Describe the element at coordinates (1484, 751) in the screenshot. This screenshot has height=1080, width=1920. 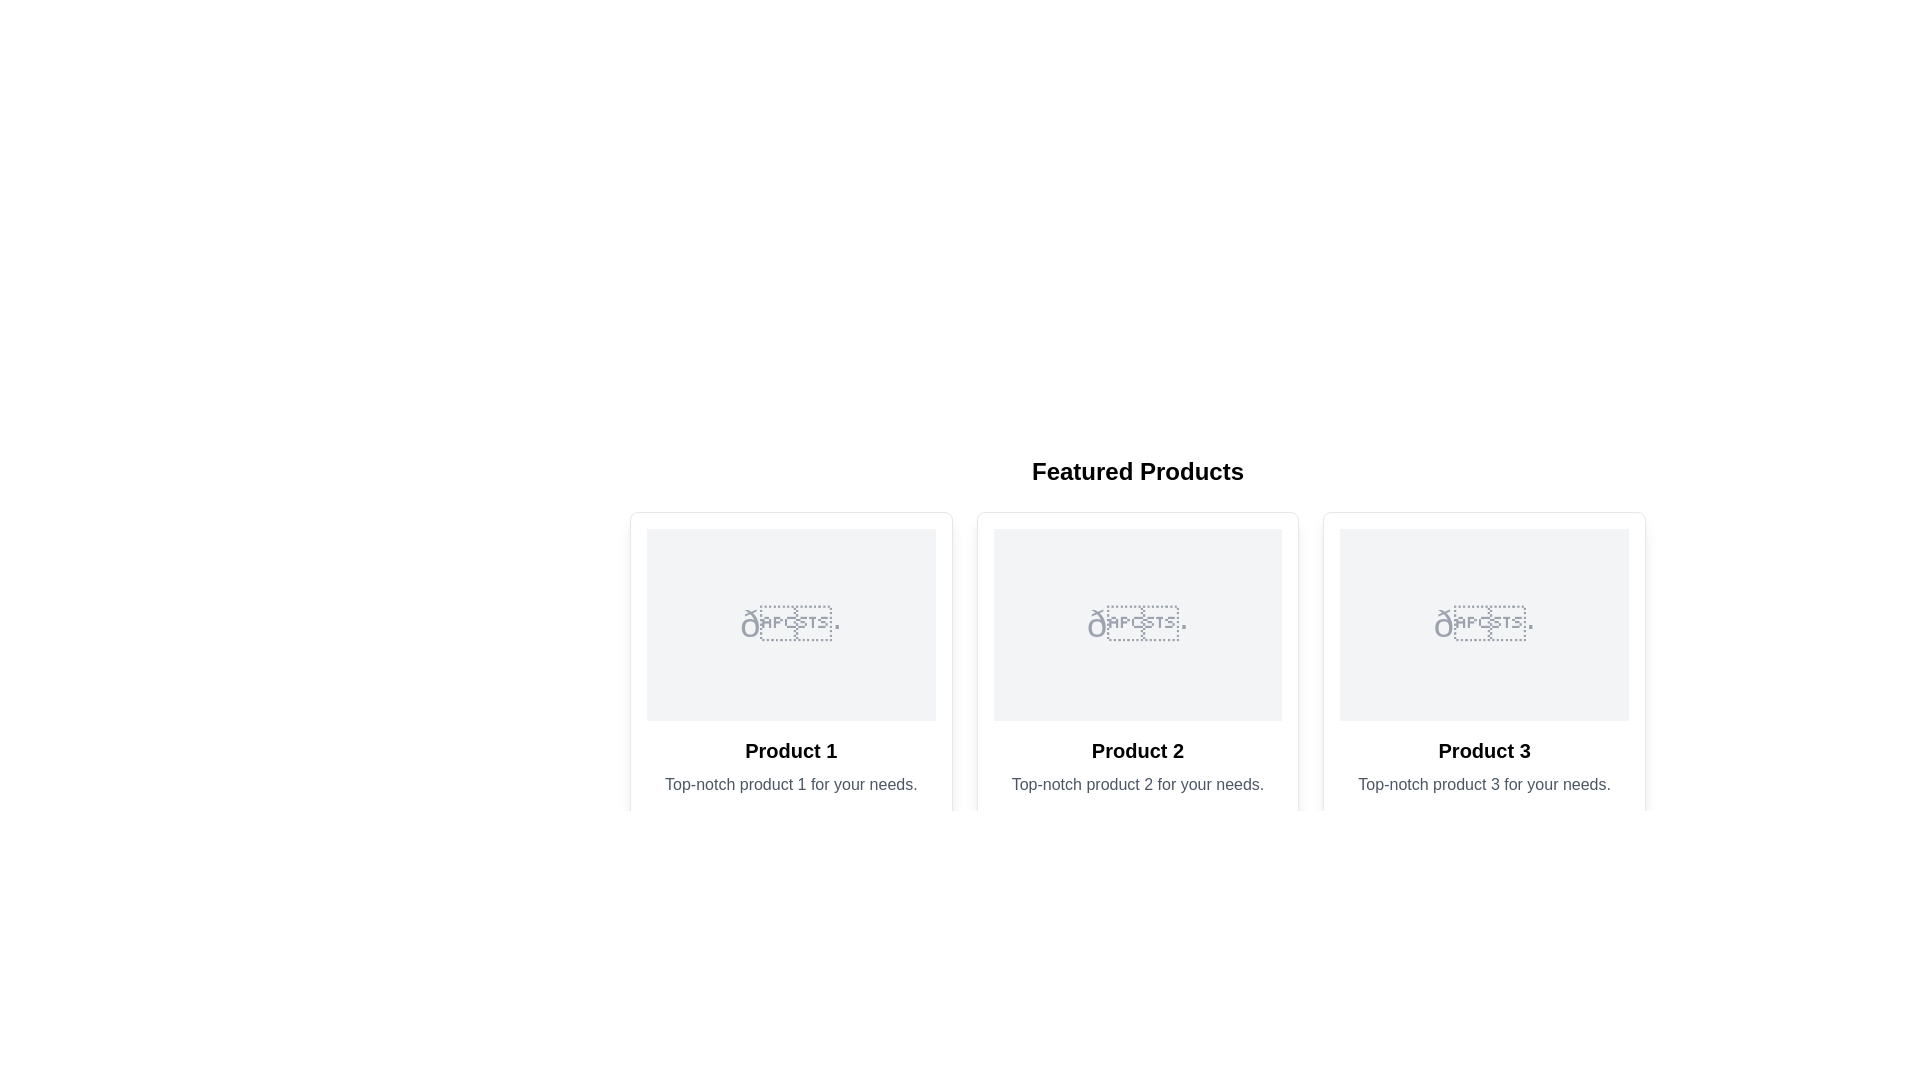
I see `the text label displaying 'Product 3', which is the third item in a horizontally aligned list of product details, positioned below an icon and above a description paragraph` at that location.